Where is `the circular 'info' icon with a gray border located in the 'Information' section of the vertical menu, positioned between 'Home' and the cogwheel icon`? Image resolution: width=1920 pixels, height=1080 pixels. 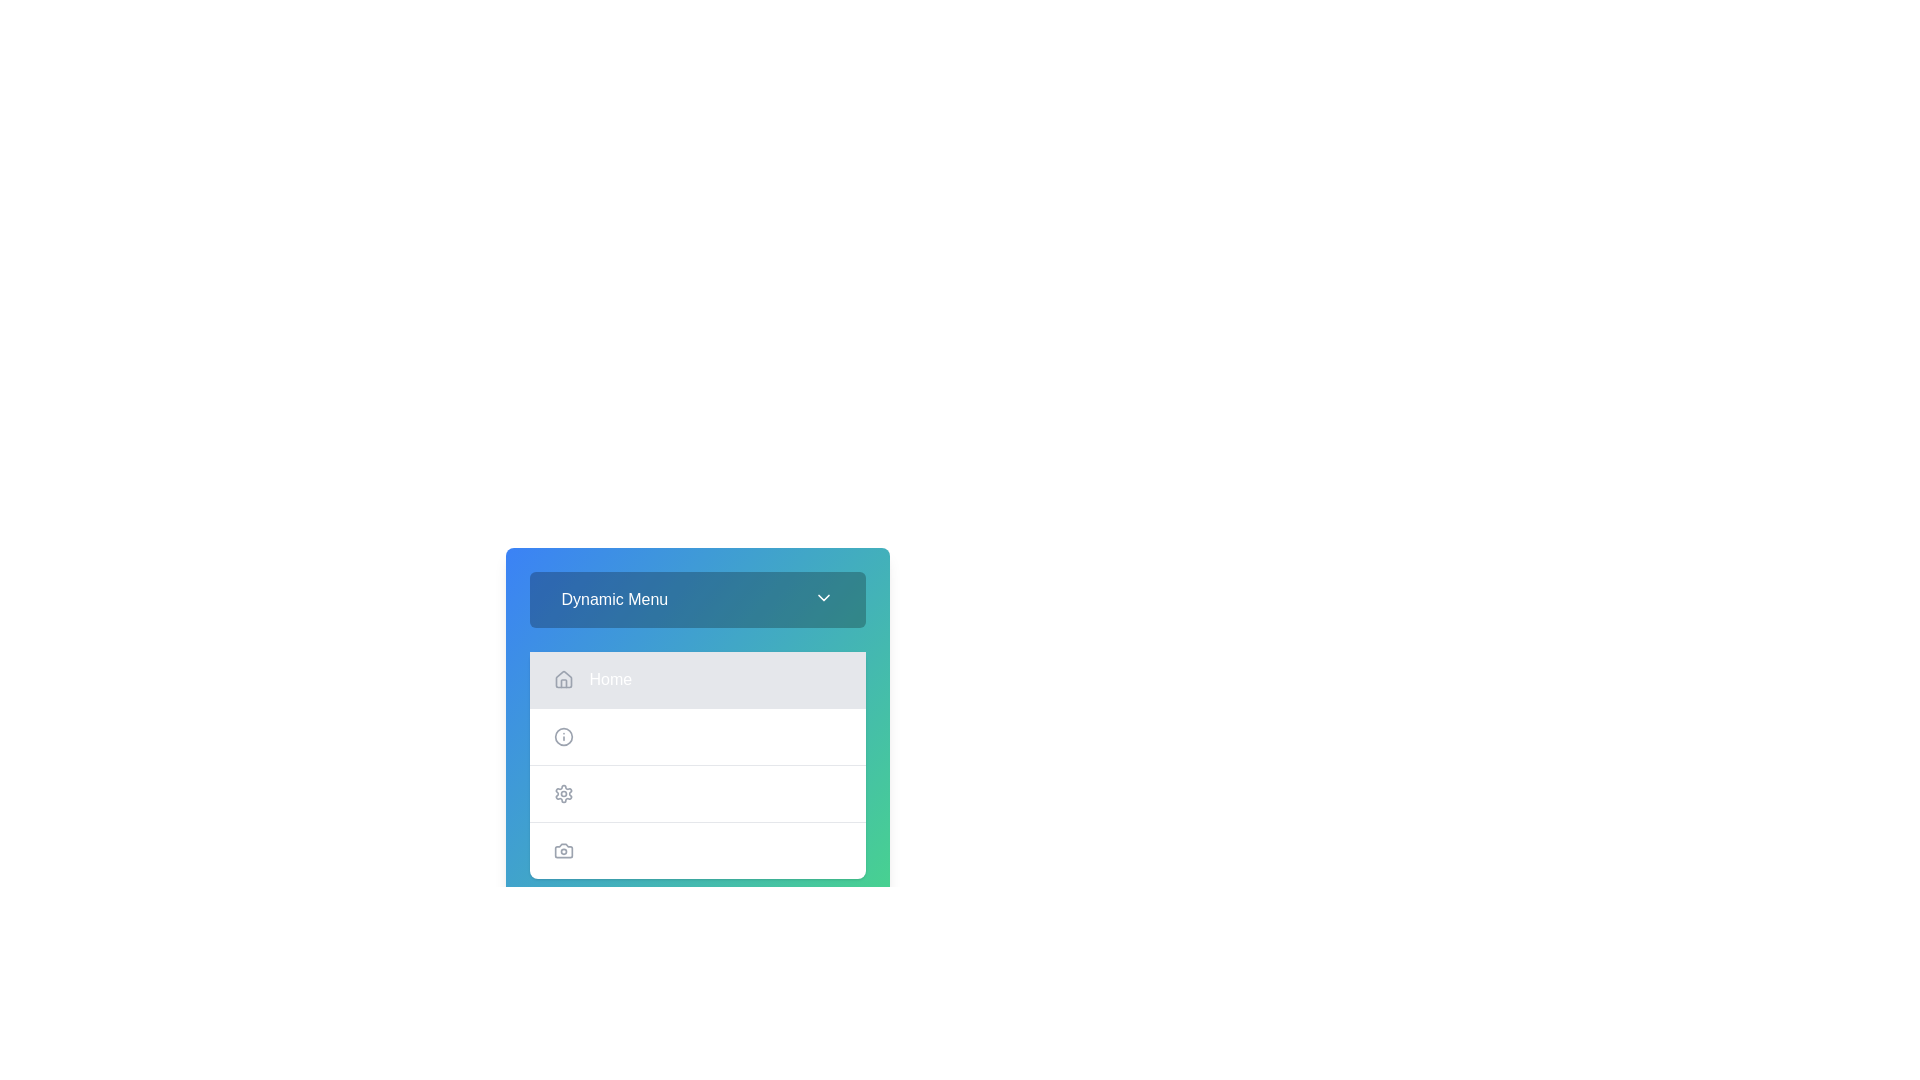
the circular 'info' icon with a gray border located in the 'Information' section of the vertical menu, positioned between 'Home' and the cogwheel icon is located at coordinates (562, 736).